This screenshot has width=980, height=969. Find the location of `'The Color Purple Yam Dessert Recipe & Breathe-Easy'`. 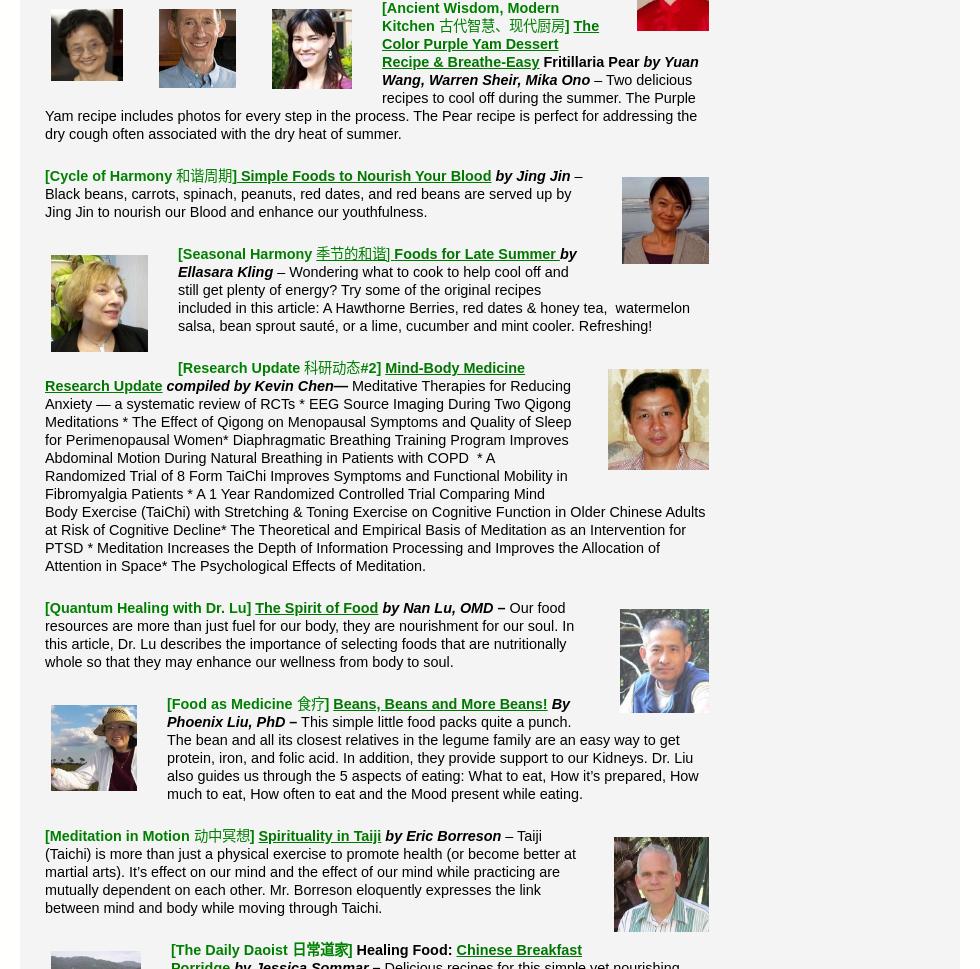

'The Color Purple Yam Dessert Recipe & Breathe-Easy' is located at coordinates (490, 43).